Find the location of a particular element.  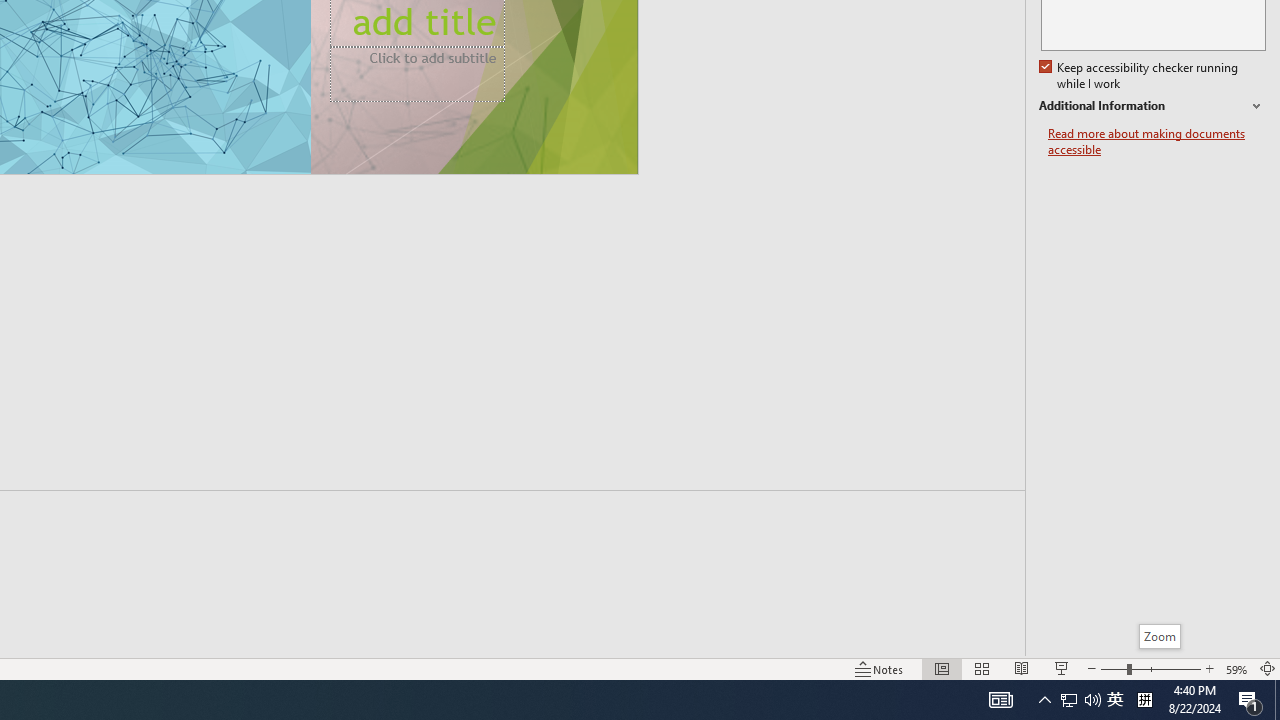

'Read more about making documents accessible' is located at coordinates (1157, 141).